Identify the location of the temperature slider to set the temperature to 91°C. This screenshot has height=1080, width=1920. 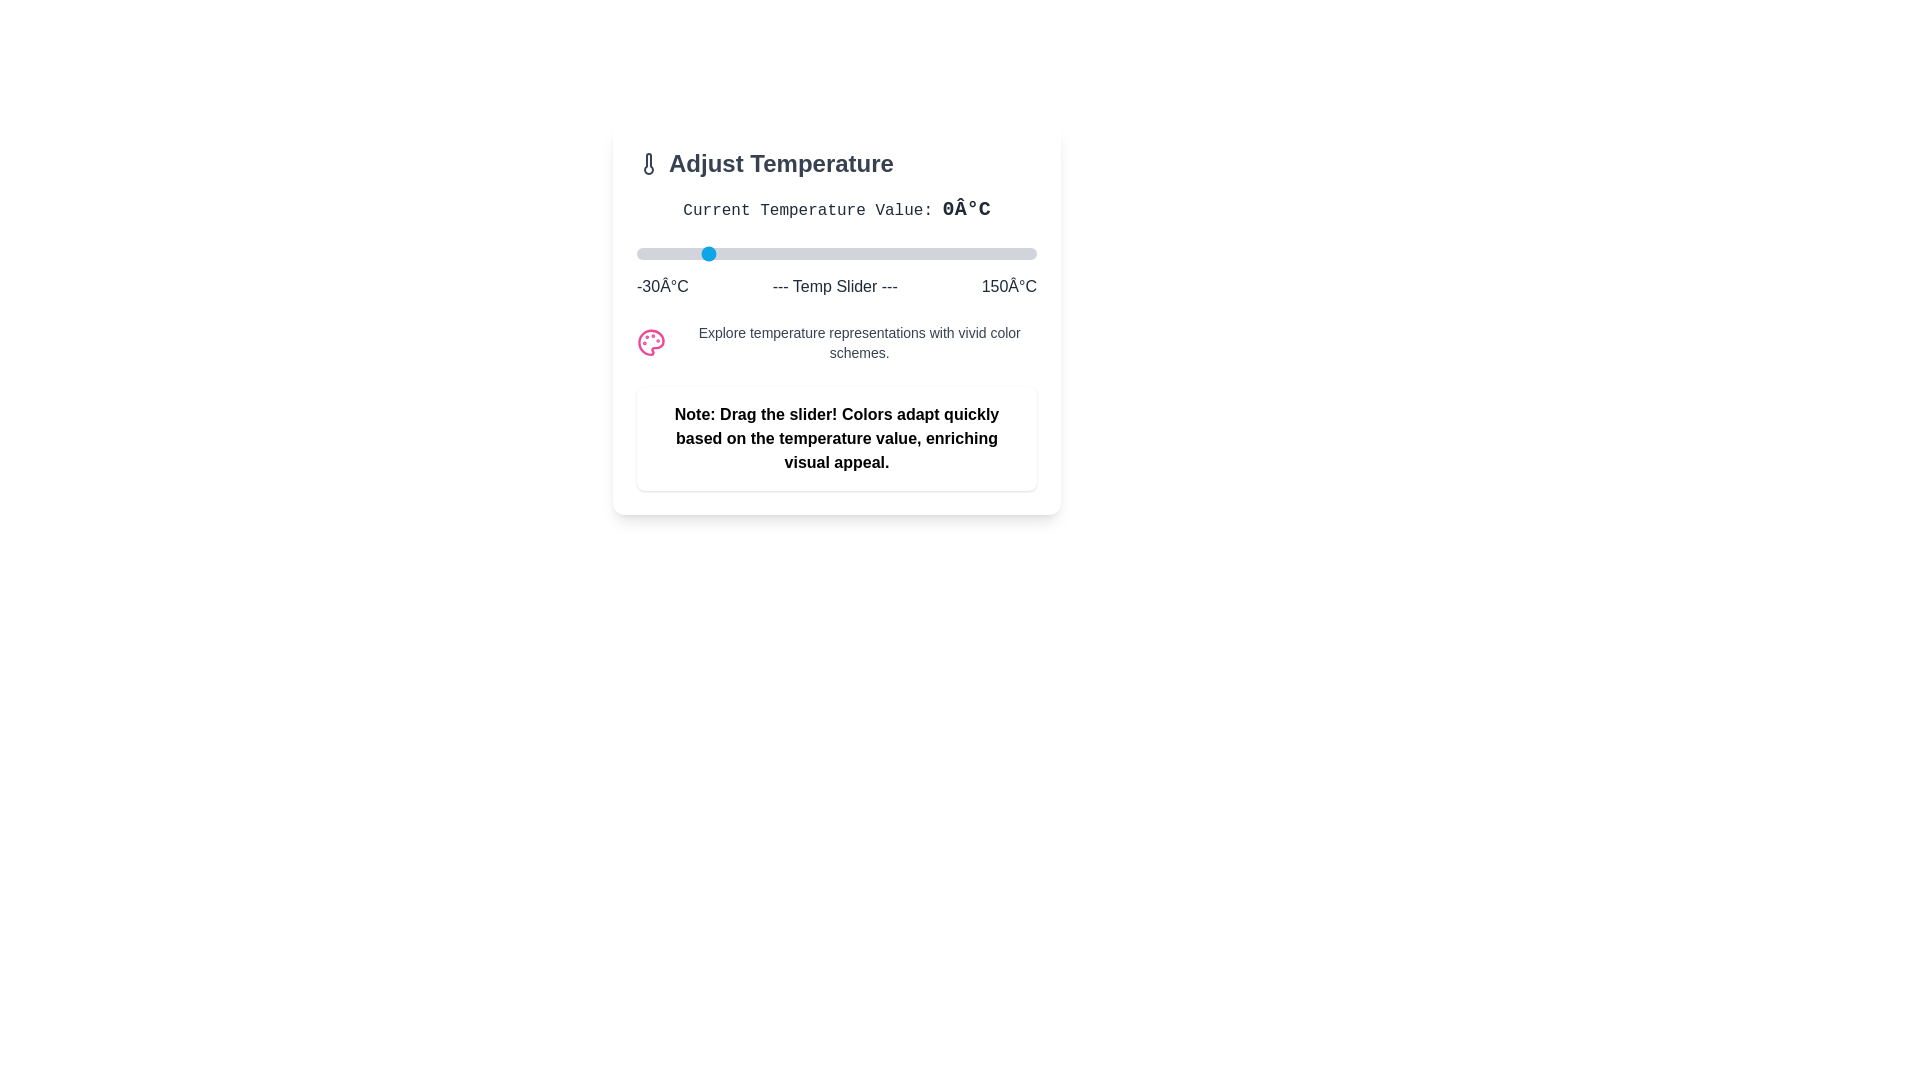
(904, 253).